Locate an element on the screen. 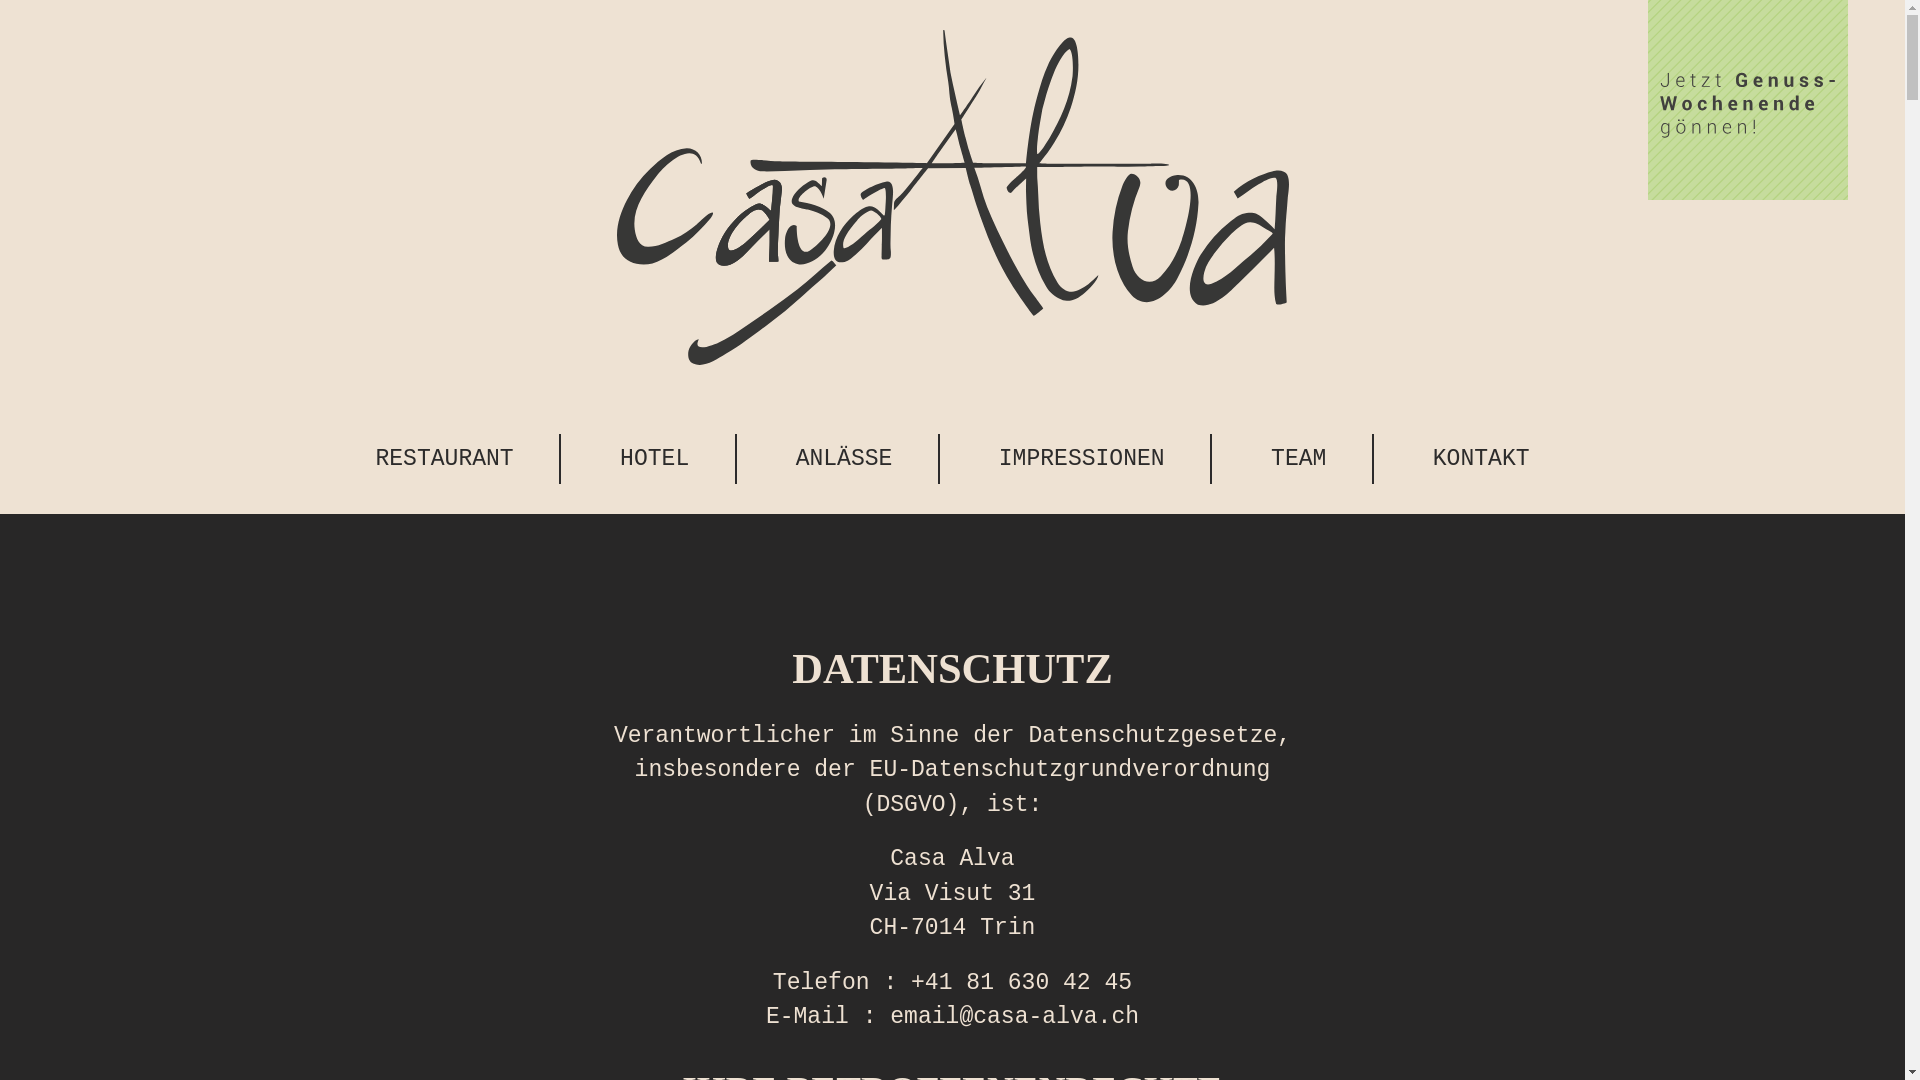 Image resolution: width=1920 pixels, height=1080 pixels. 'KONTAKT' is located at coordinates (1481, 459).